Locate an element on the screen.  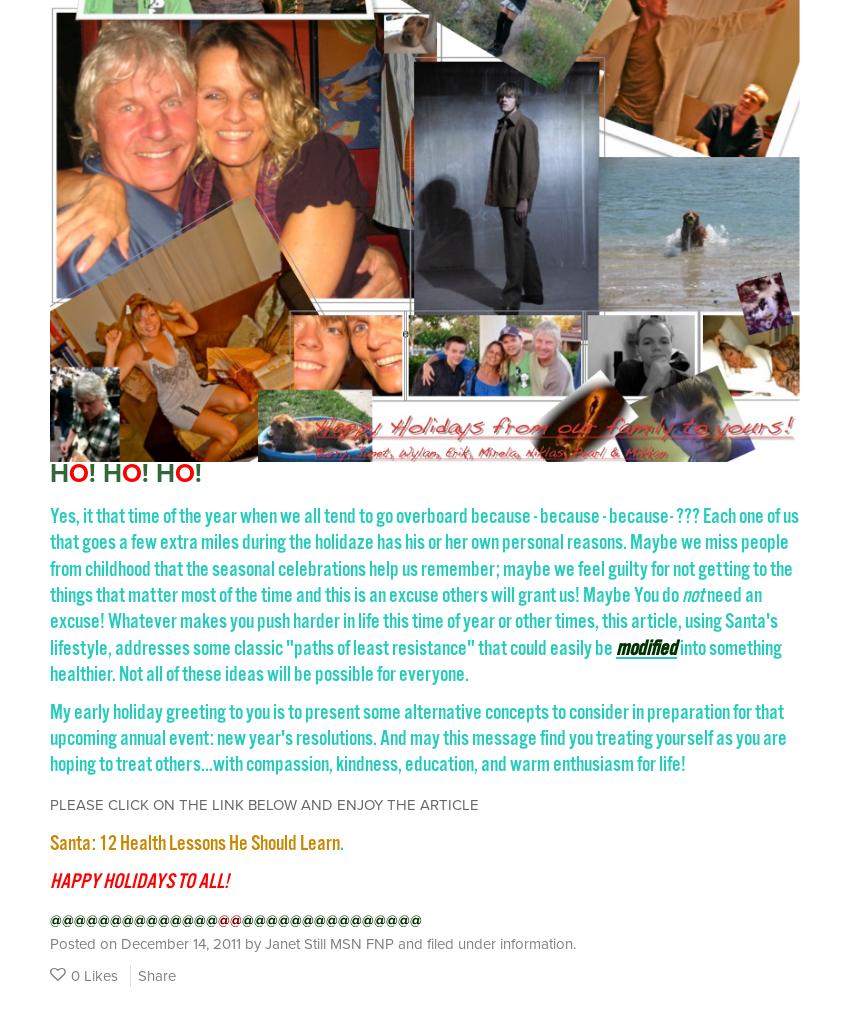
'My early holiday greeting to you is to present some alternative concepts to consider in preparation for that upcoming annual event: new year's resolutions. And may this message find you treating yourself as you are hoping to treat others...with compassion, kindness, education, and warm enthusiasm for life!' is located at coordinates (49, 737).